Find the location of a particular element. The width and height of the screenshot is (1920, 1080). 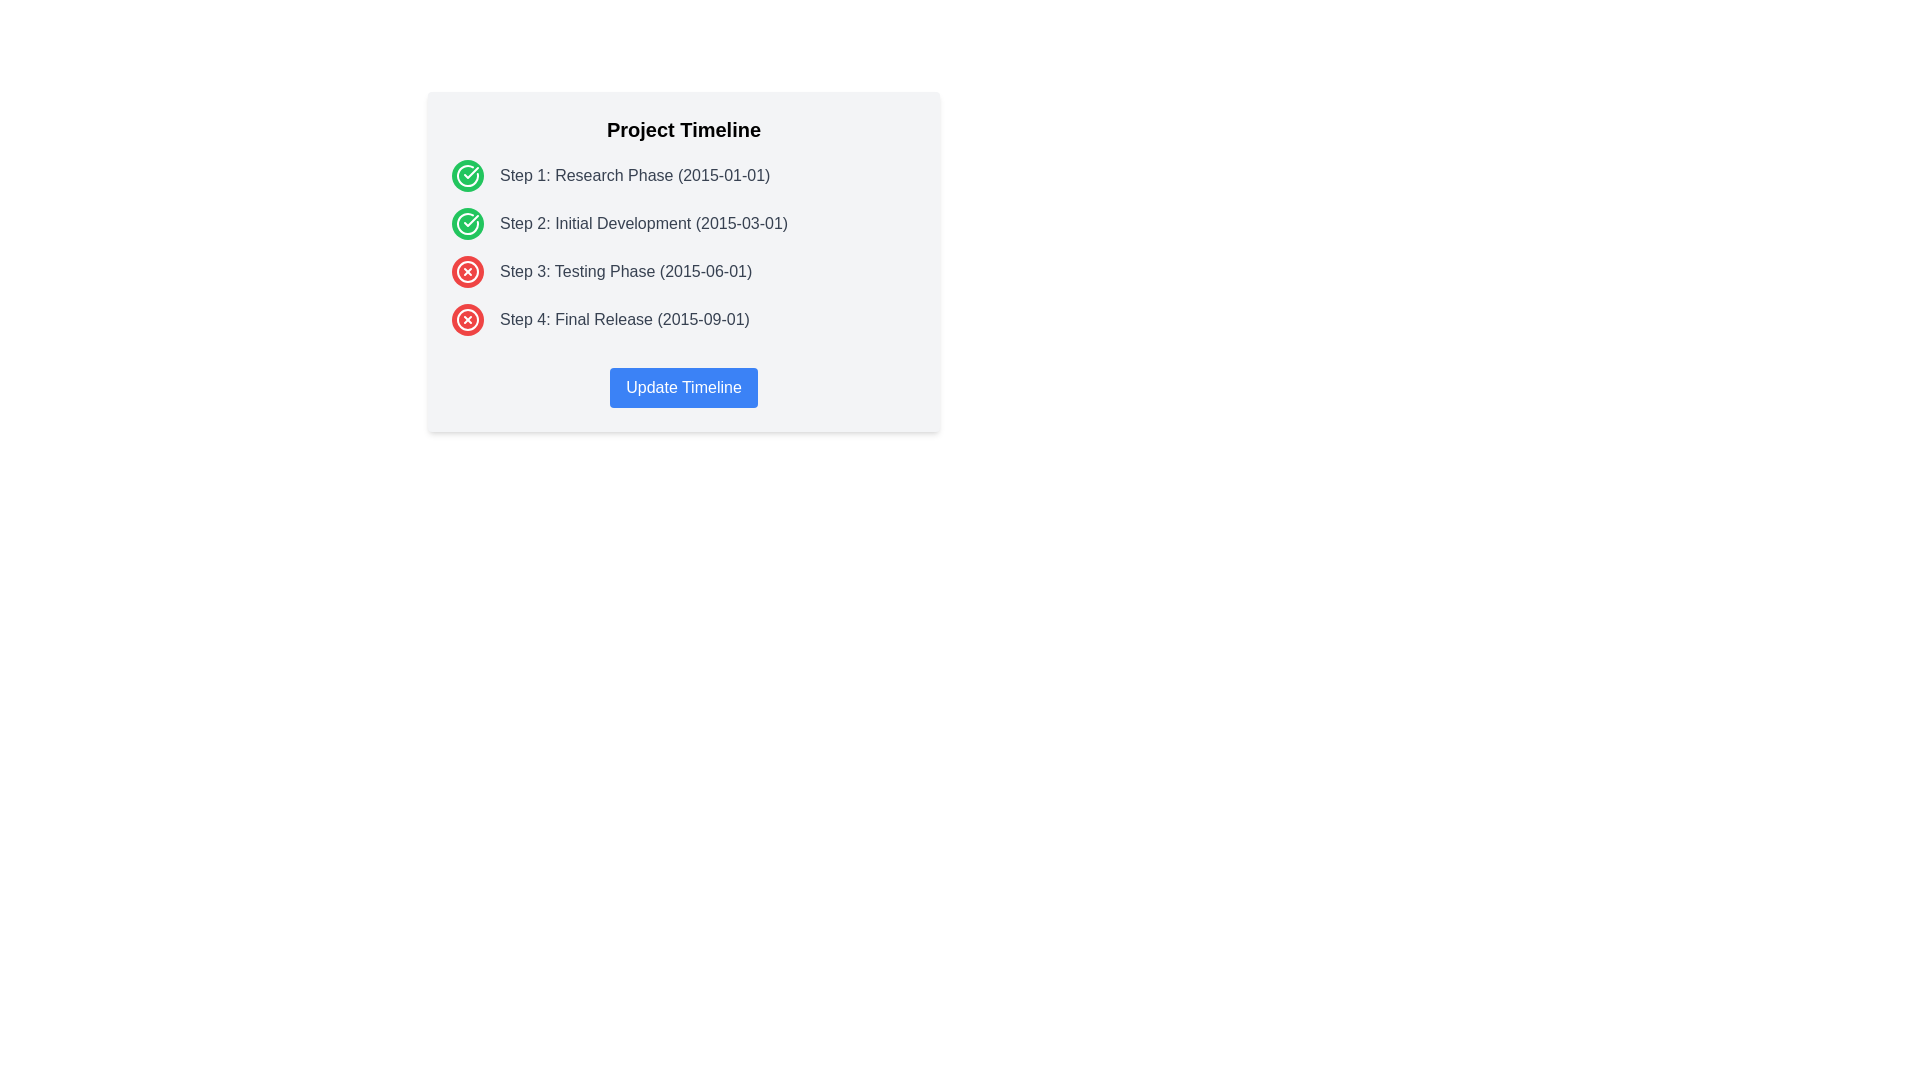

the third step in the project timeline, which indicates an unachieved or failed phase with a red circular icon is located at coordinates (684, 272).